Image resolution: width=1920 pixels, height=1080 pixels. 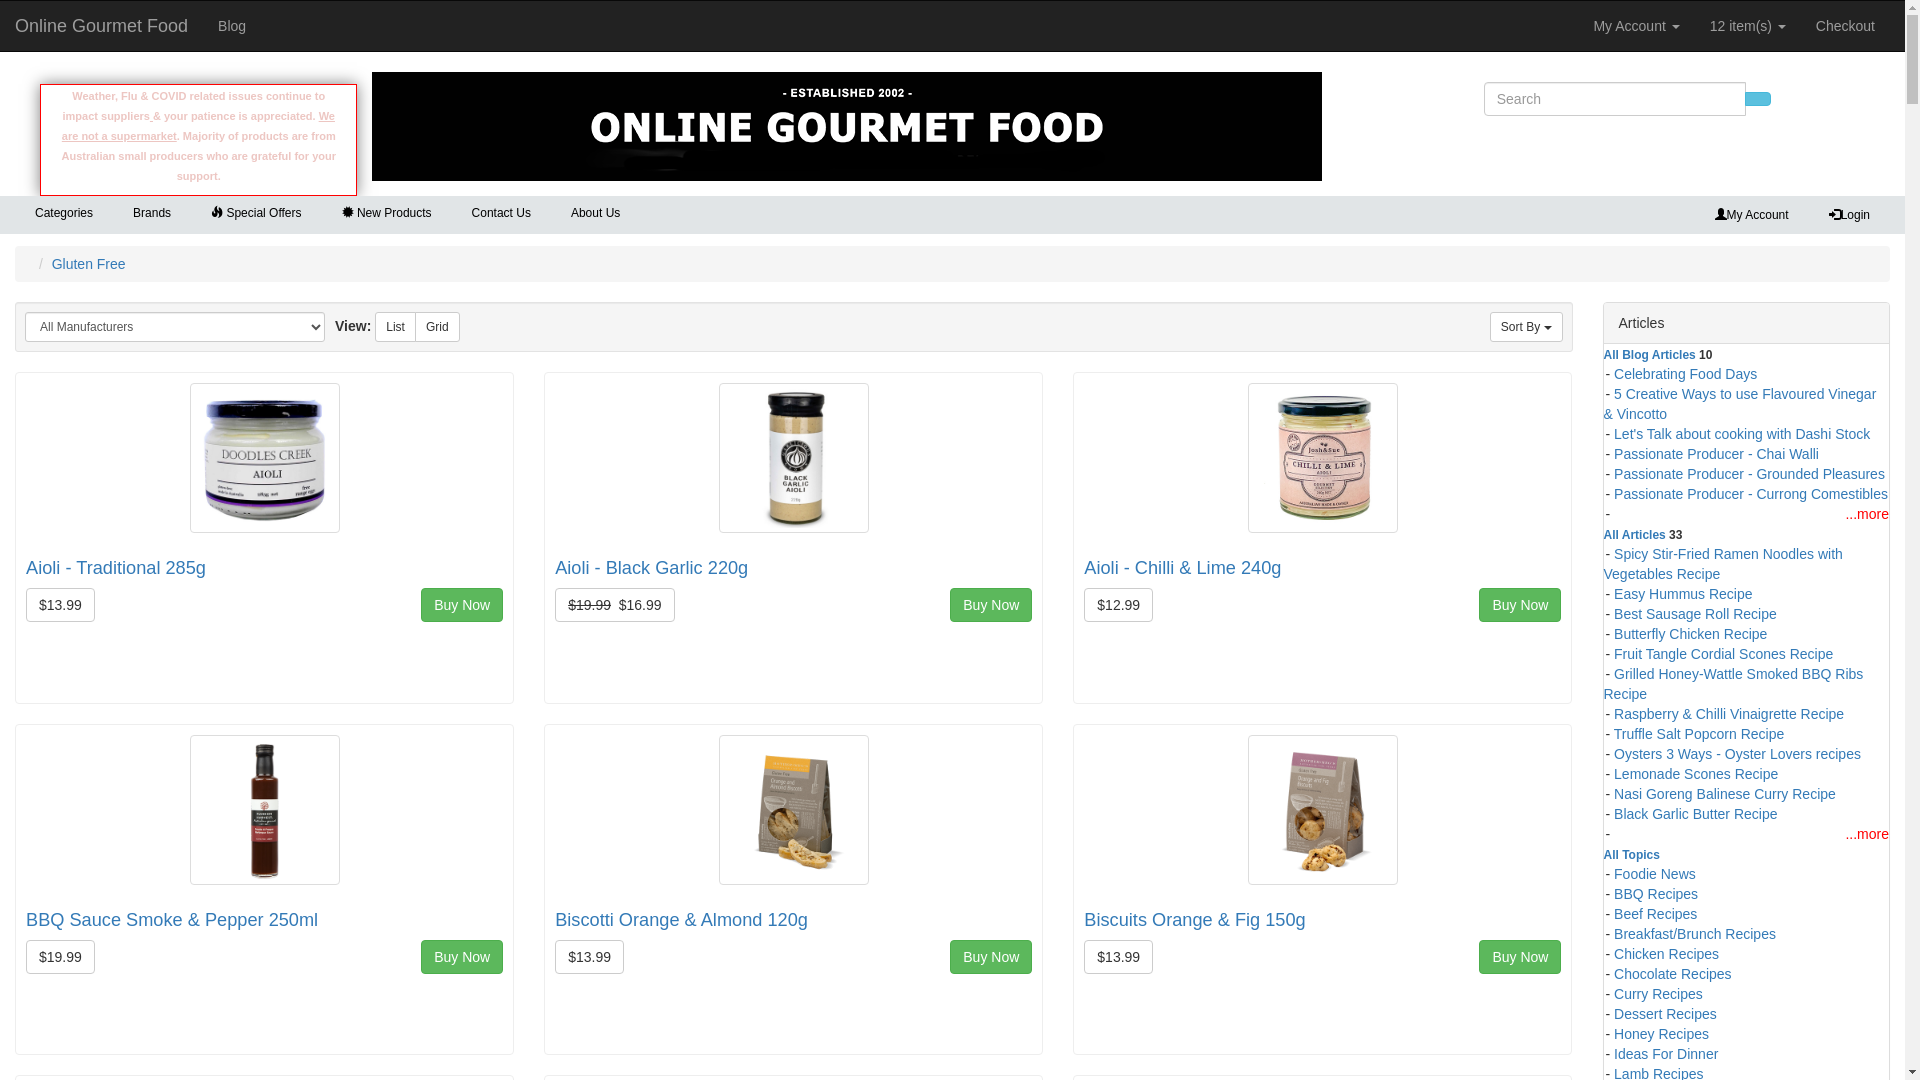 What do you see at coordinates (1665, 1051) in the screenshot?
I see `'Ideas For Dinner'` at bounding box center [1665, 1051].